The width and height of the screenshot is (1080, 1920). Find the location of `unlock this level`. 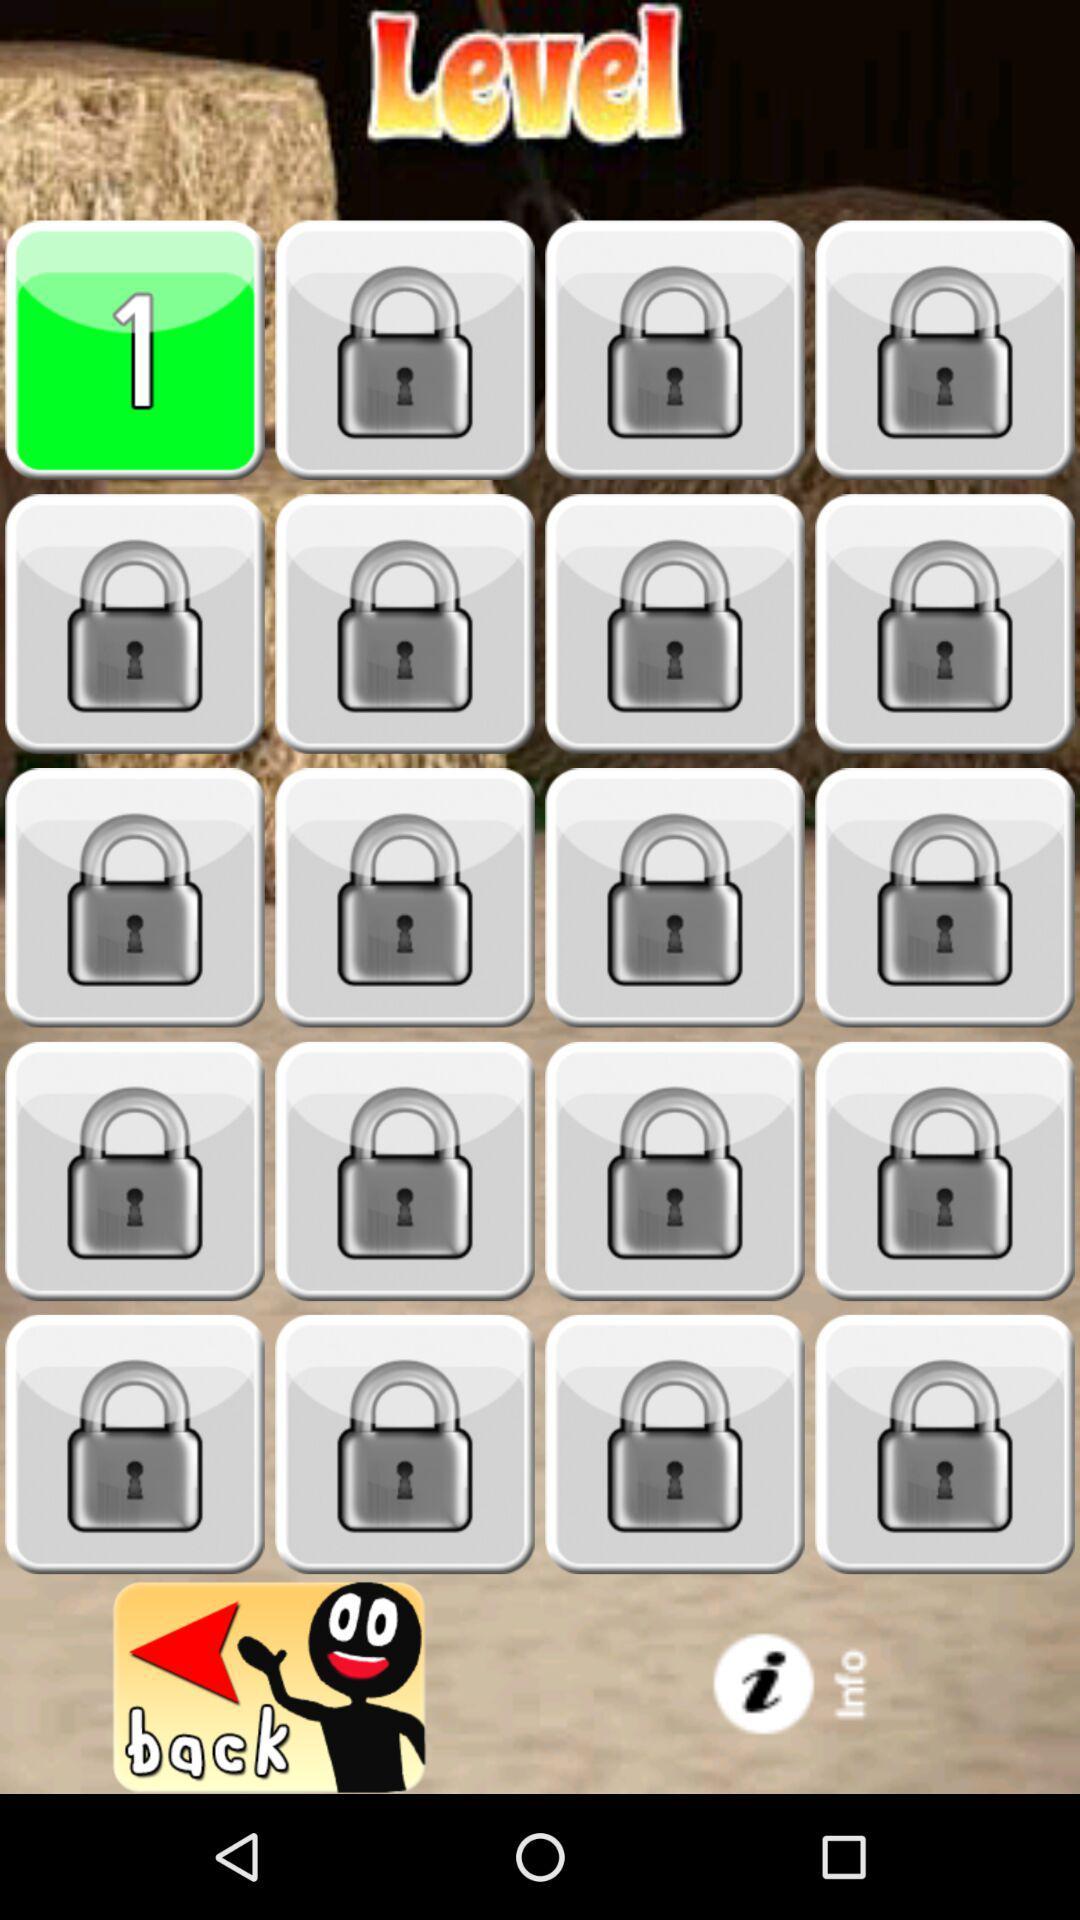

unlock this level is located at coordinates (135, 623).